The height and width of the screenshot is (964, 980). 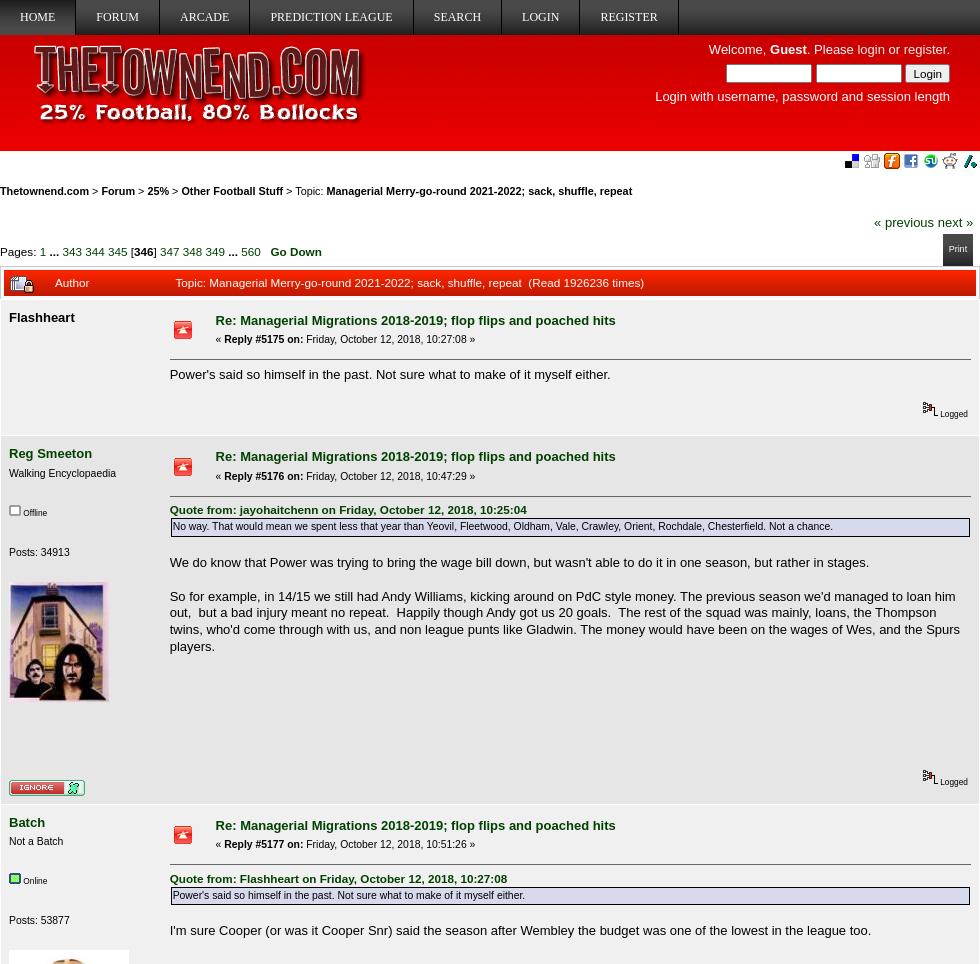 What do you see at coordinates (168, 621) in the screenshot?
I see `'So for example, in 14/15 we still had Andy Williams, kicking around on PdC style money. The previous season we'd managed to loan him out,  but a bad injury meant no repeat.  Happily though Andy got us 20 goals.  The rest of the squad was mainly, loans, the Thompson twins, who'd come through with us, and non league punts like Gladwin. The money would have been on the wages of Wes, and the Spurs players.'` at bounding box center [168, 621].